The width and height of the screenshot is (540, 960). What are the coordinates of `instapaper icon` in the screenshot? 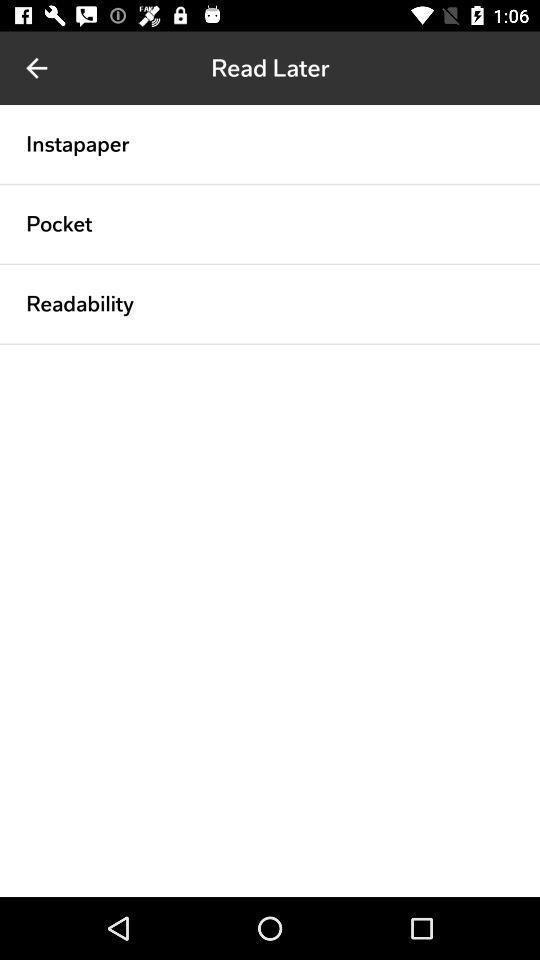 It's located at (76, 143).